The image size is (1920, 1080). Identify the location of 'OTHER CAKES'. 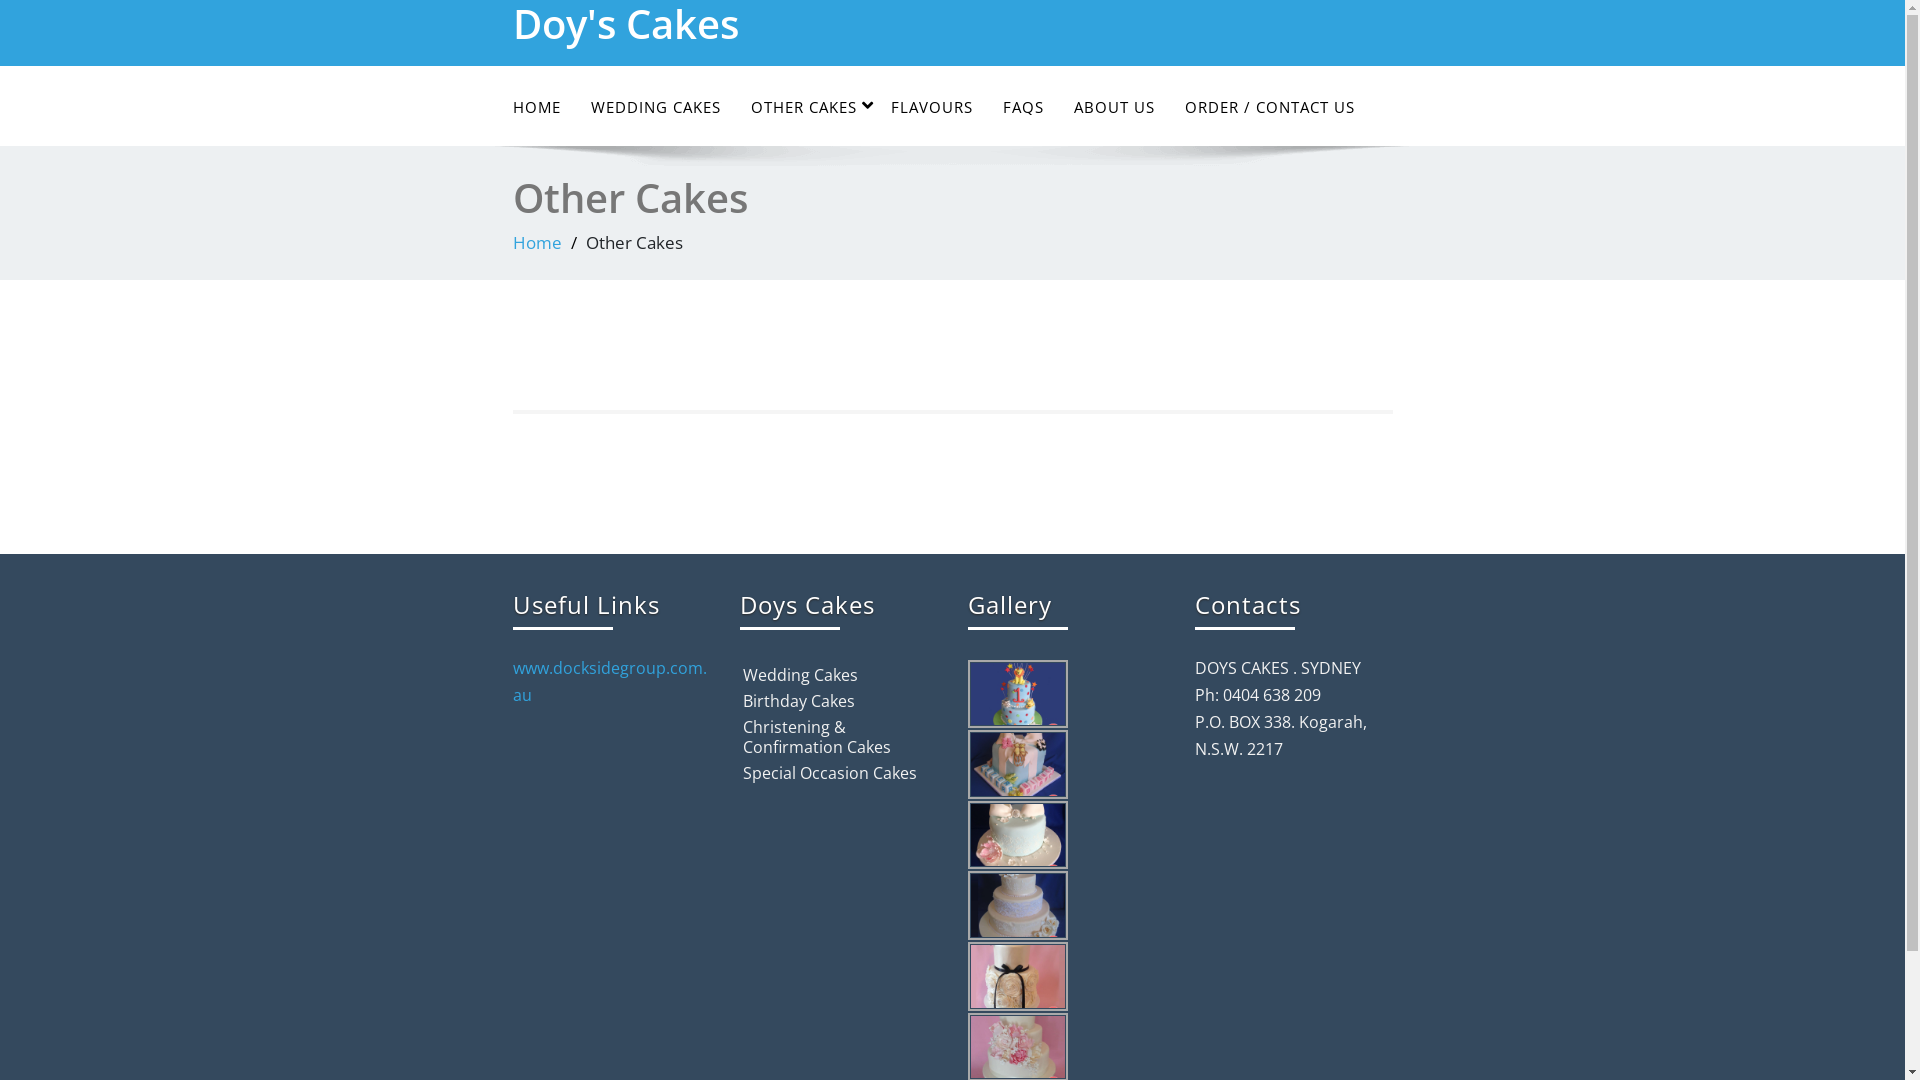
(806, 107).